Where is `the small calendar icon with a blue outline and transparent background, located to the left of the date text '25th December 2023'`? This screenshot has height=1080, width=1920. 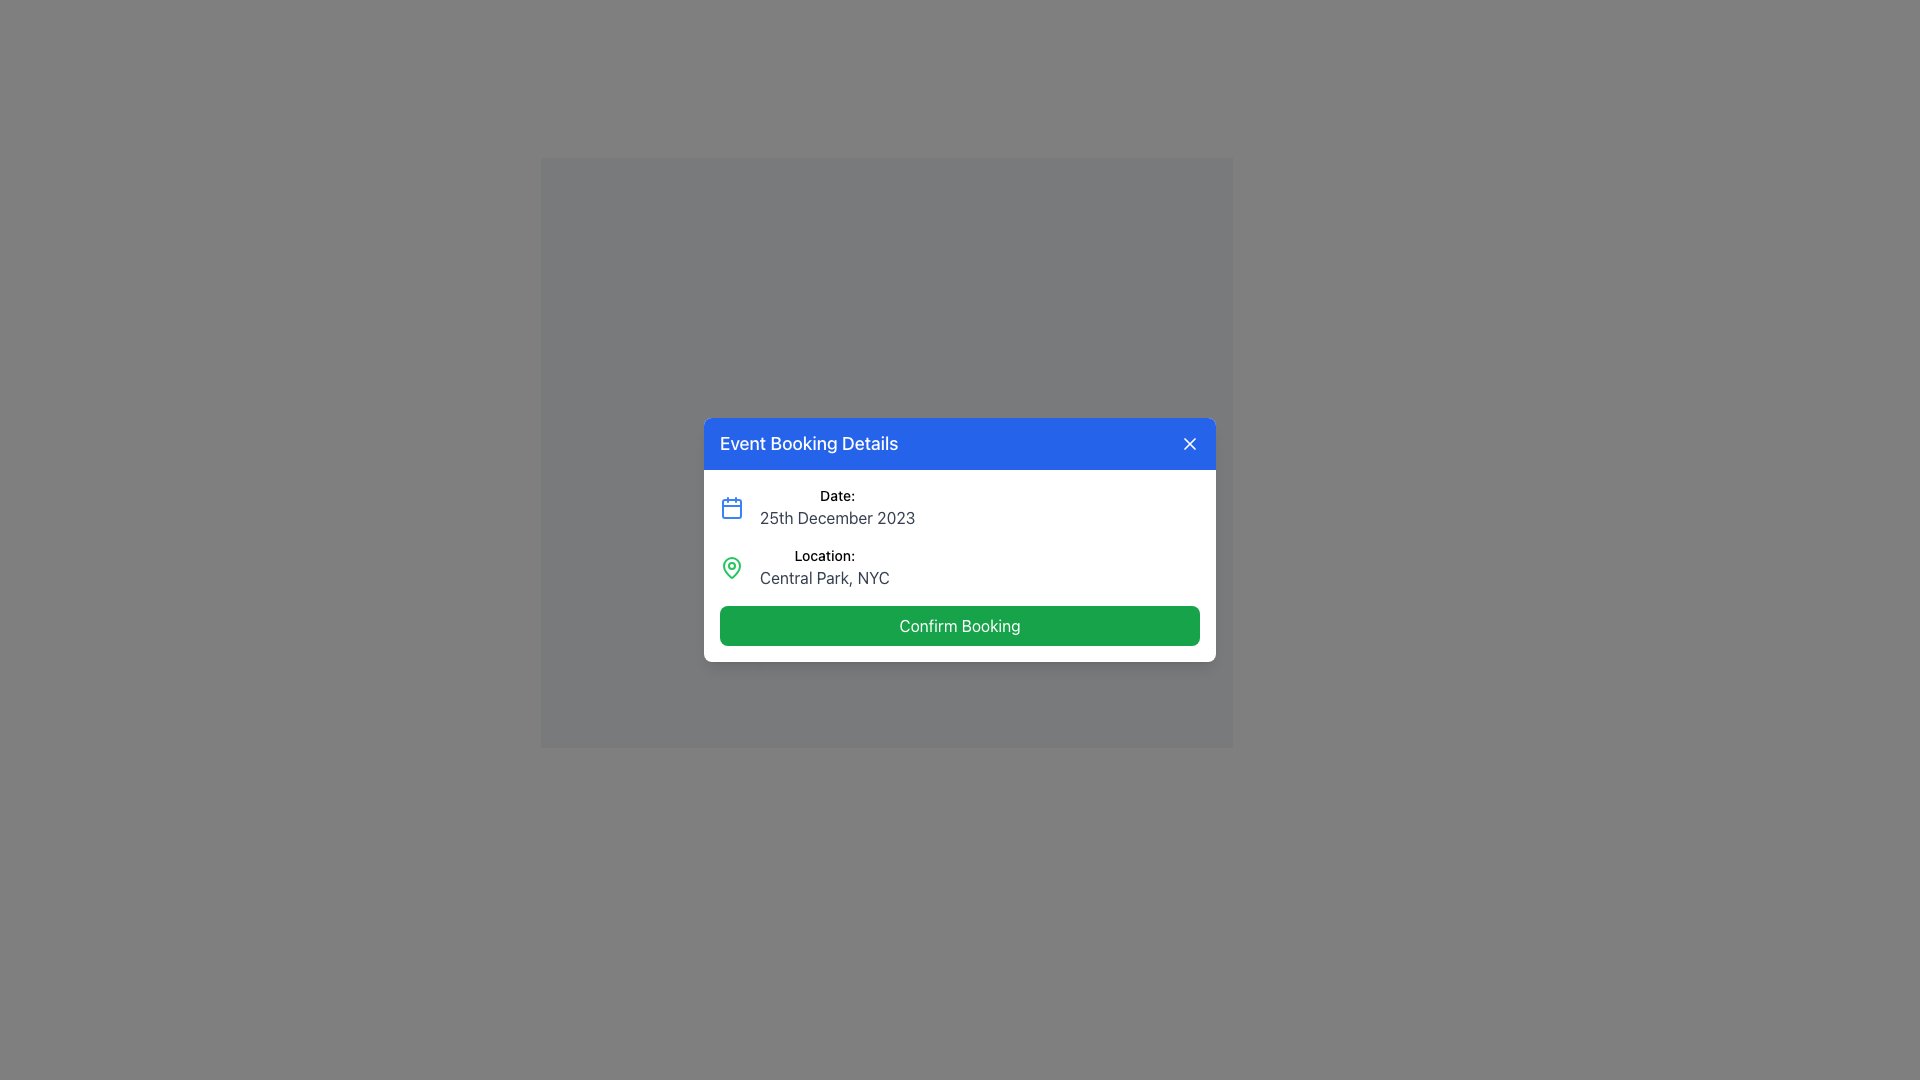
the small calendar icon with a blue outline and transparent background, located to the left of the date text '25th December 2023' is located at coordinates (730, 507).